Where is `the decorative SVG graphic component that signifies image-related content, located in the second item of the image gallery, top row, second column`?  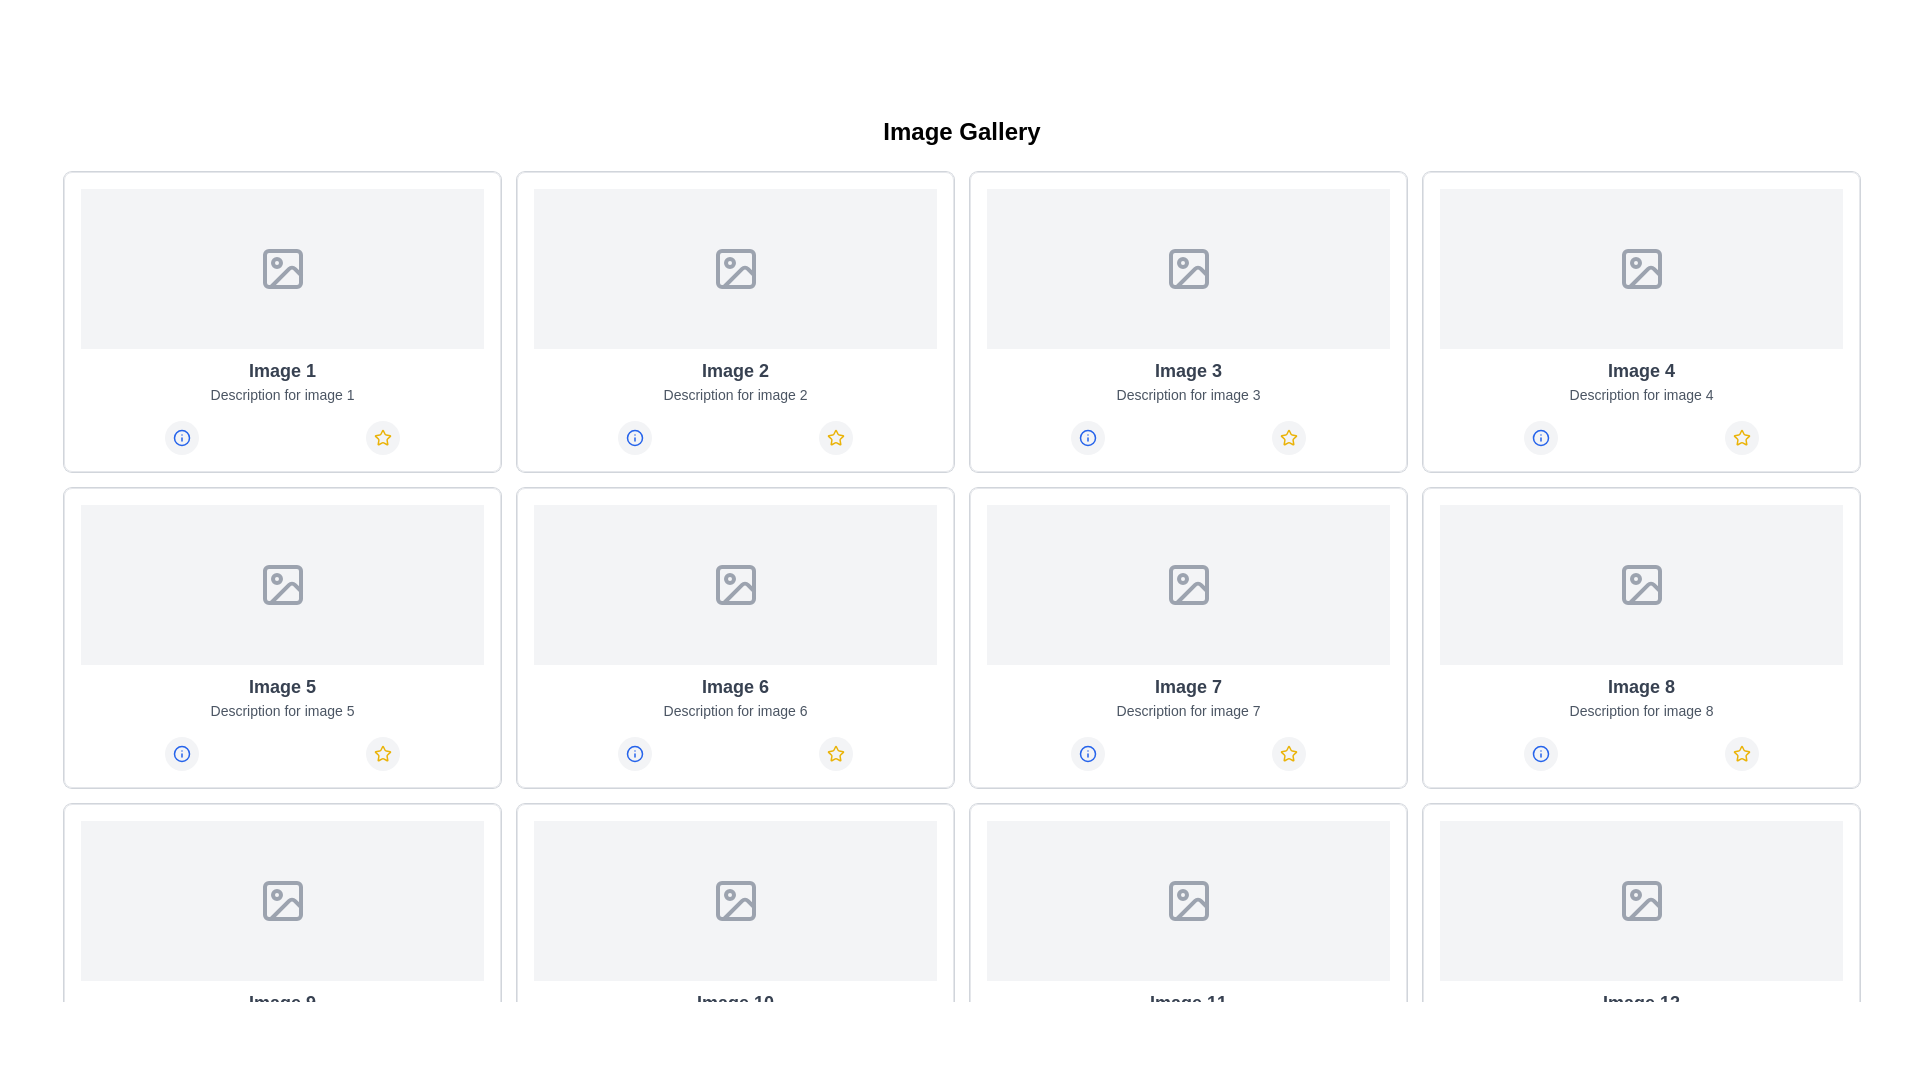 the decorative SVG graphic component that signifies image-related content, located in the second item of the image gallery, top row, second column is located at coordinates (734, 268).